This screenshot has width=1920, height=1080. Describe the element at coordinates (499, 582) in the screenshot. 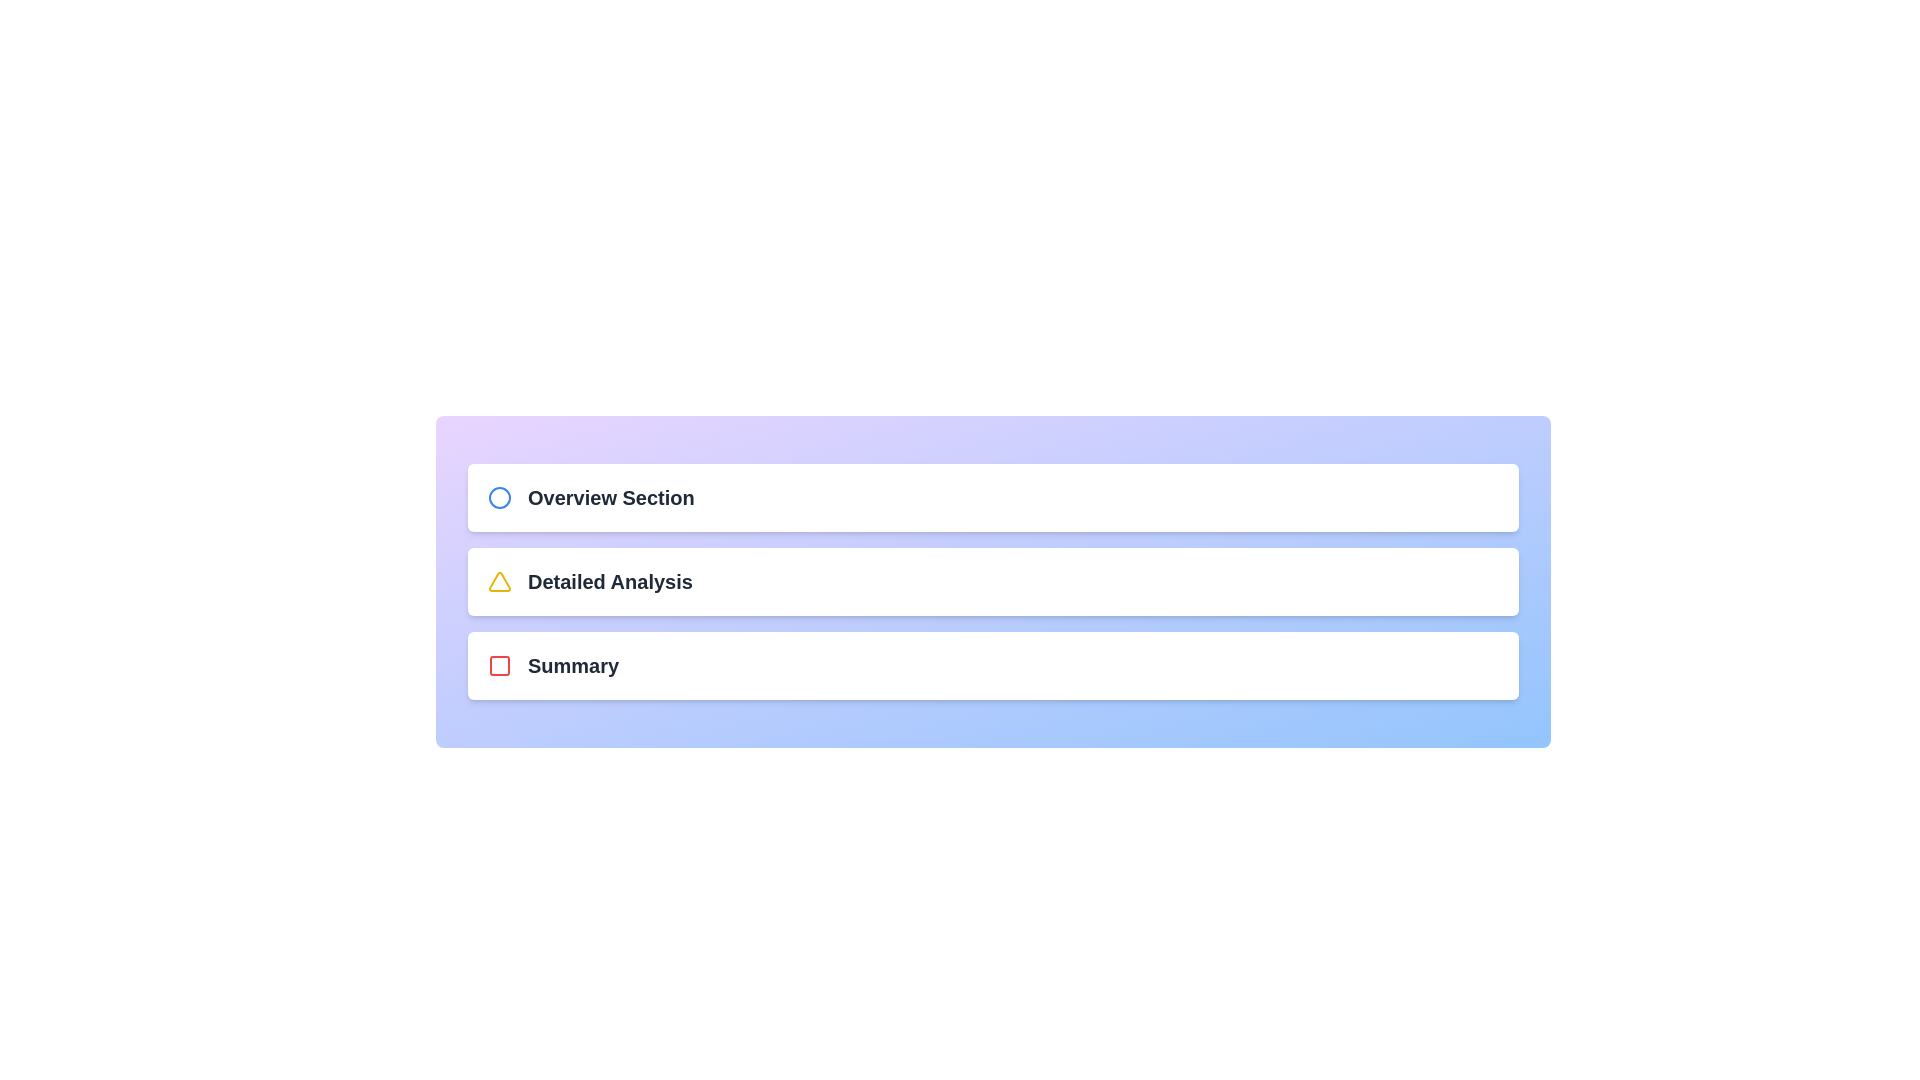

I see `the SVG triangle icon that indicates the 'Detailed Analysis' option, which is positioned to the left of the text label 'Detailed Analysis'` at that location.